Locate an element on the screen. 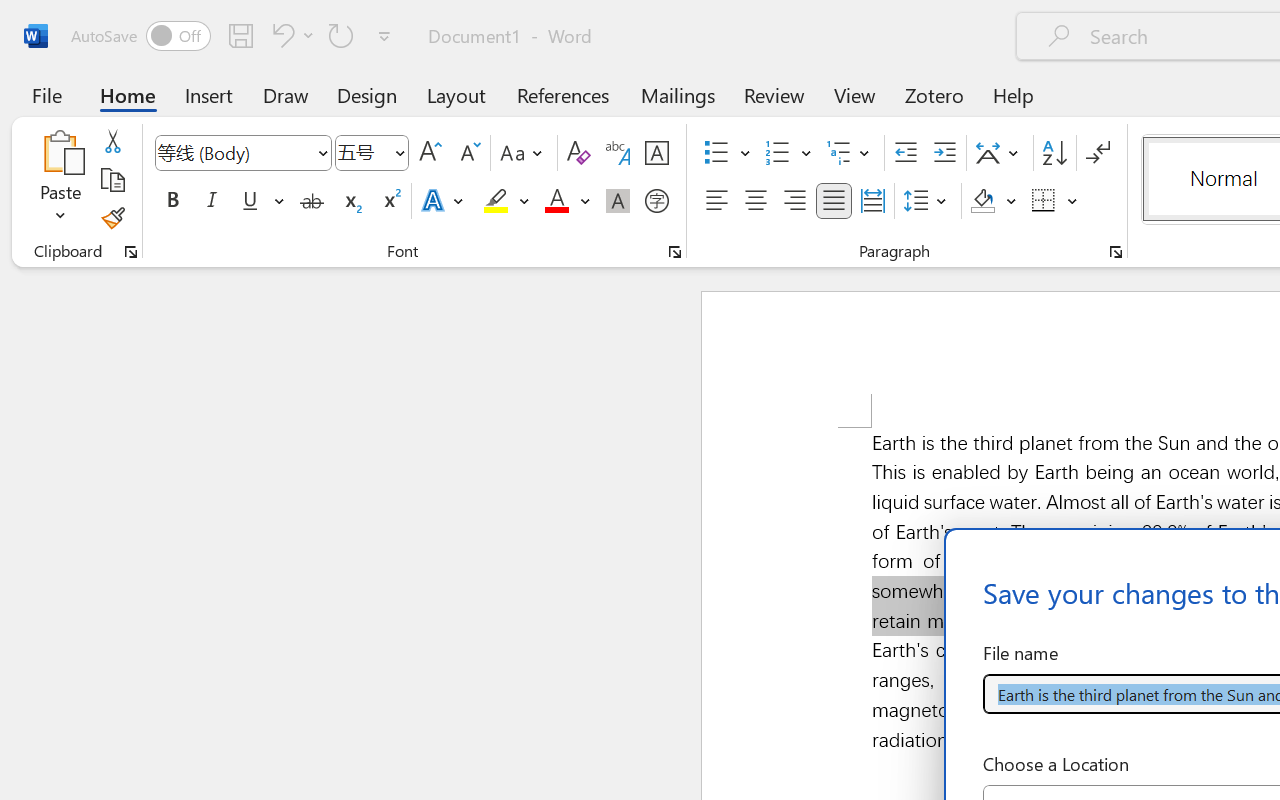  'Change Case' is located at coordinates (524, 153).